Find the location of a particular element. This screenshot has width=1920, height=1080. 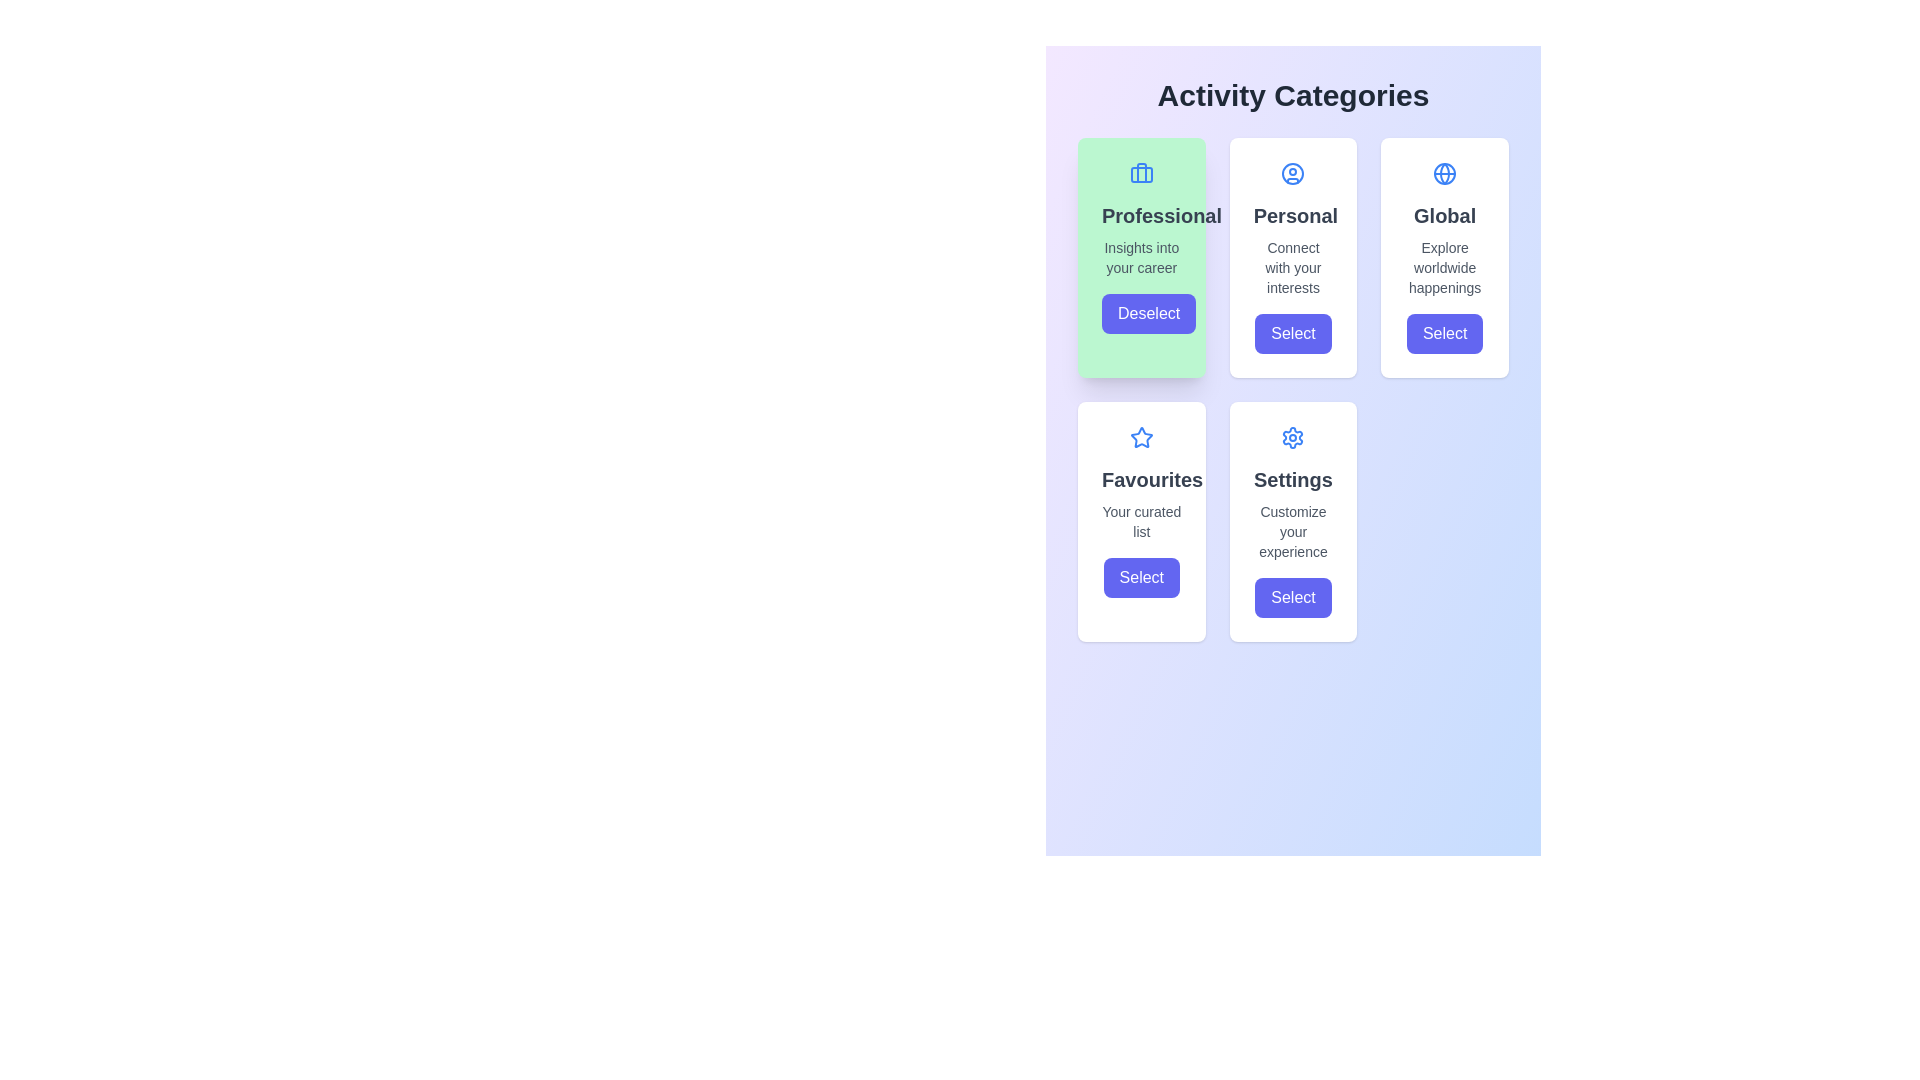

contents of the fifth card in the grid layout, which allows users to customize their experience by accessing settings is located at coordinates (1293, 520).